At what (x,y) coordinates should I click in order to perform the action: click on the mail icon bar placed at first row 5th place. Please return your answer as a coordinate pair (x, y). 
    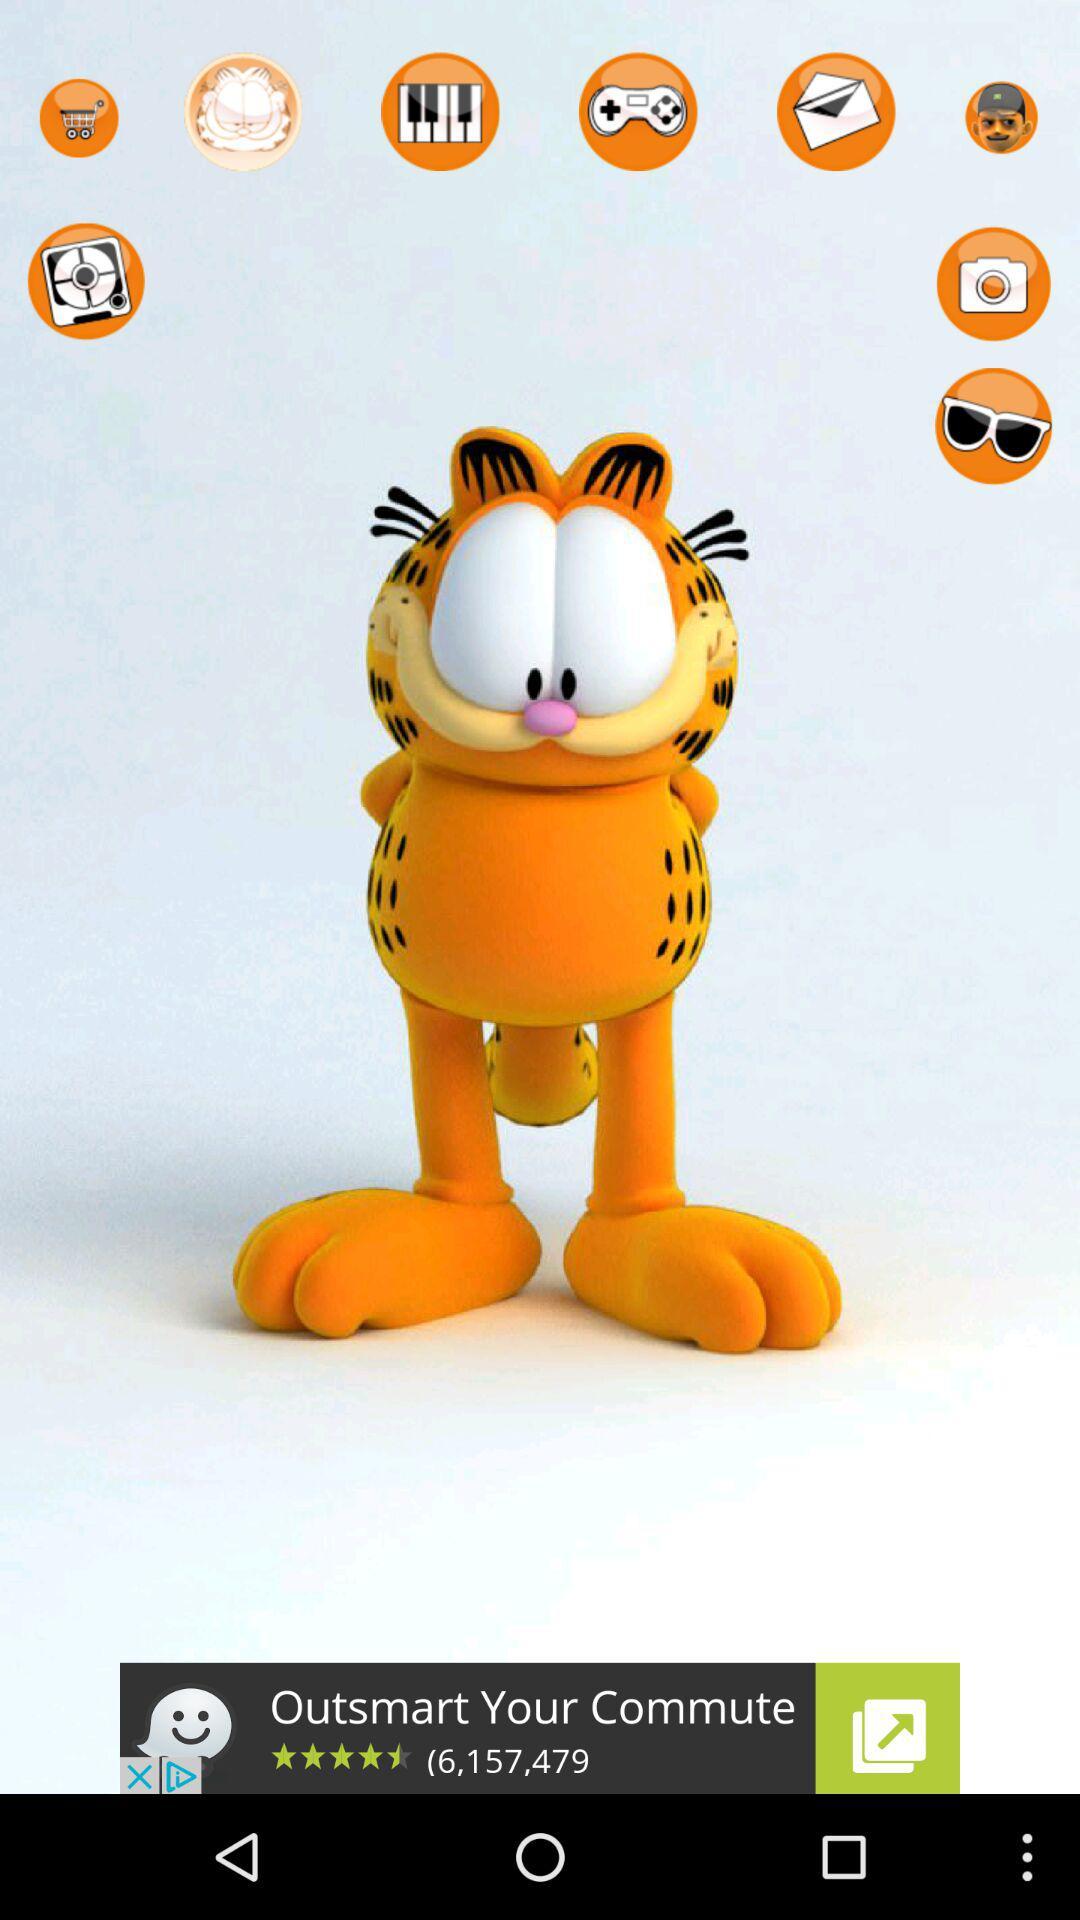
    Looking at the image, I should click on (836, 110).